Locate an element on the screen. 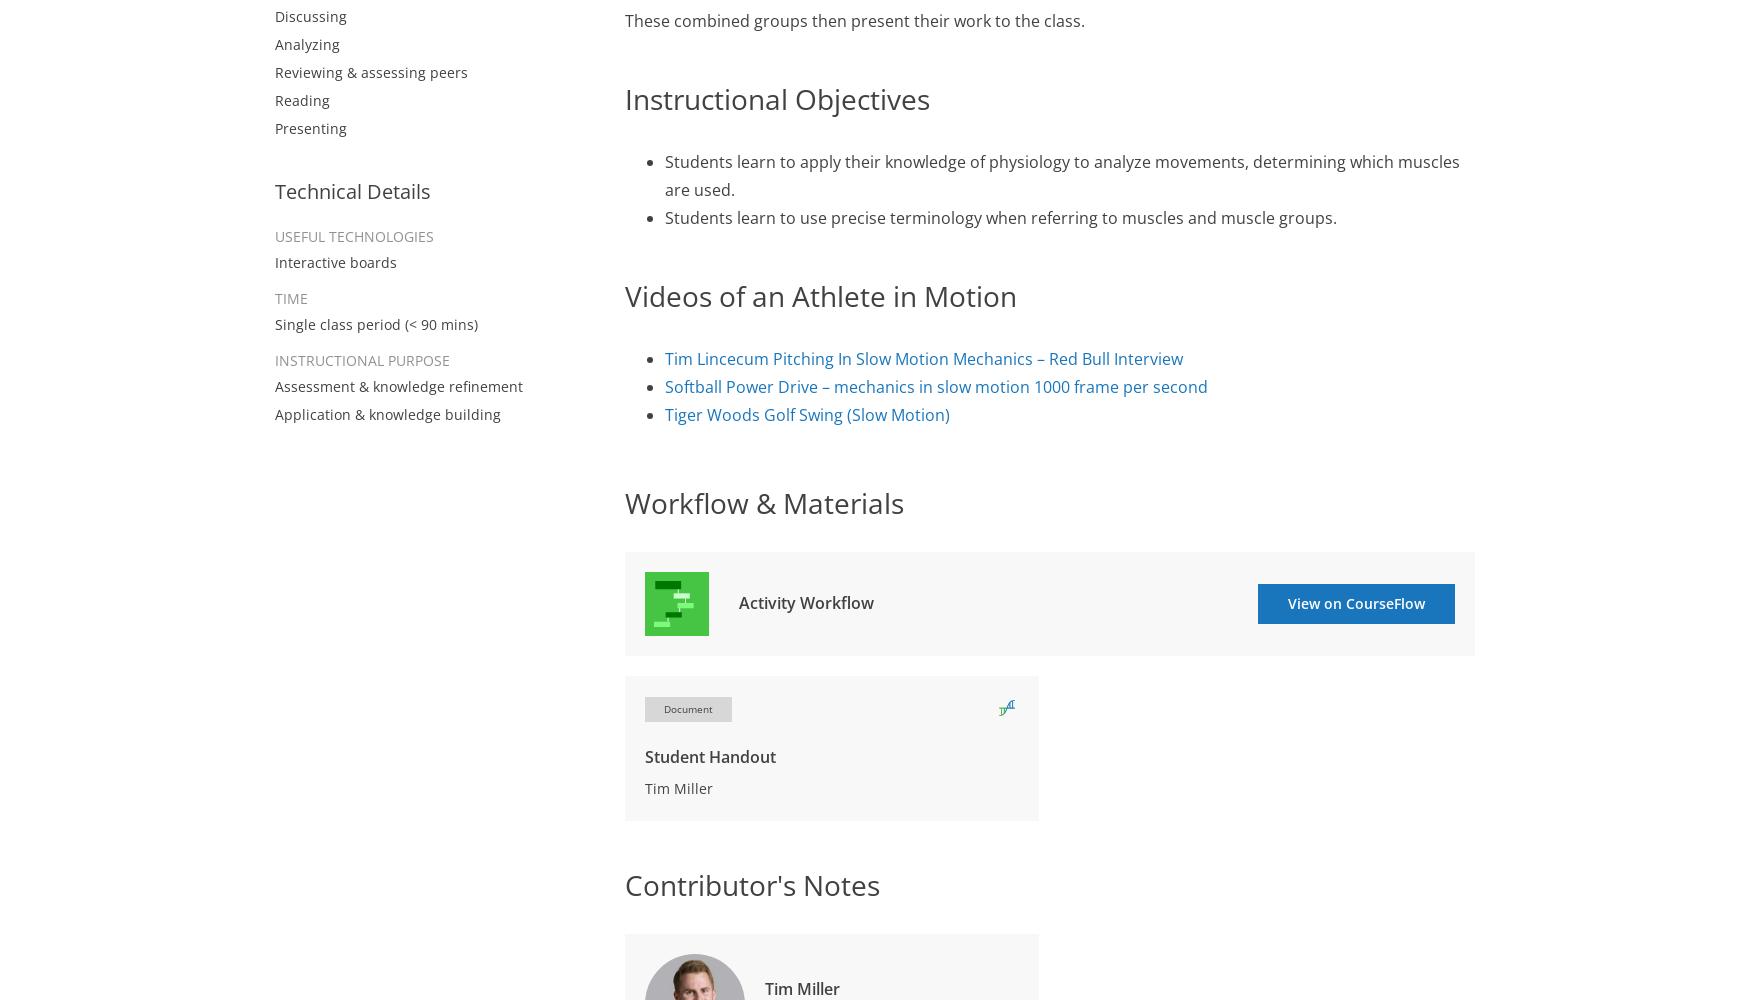 This screenshot has width=1750, height=1000. 'Reviewing & assessing peers' is located at coordinates (371, 70).